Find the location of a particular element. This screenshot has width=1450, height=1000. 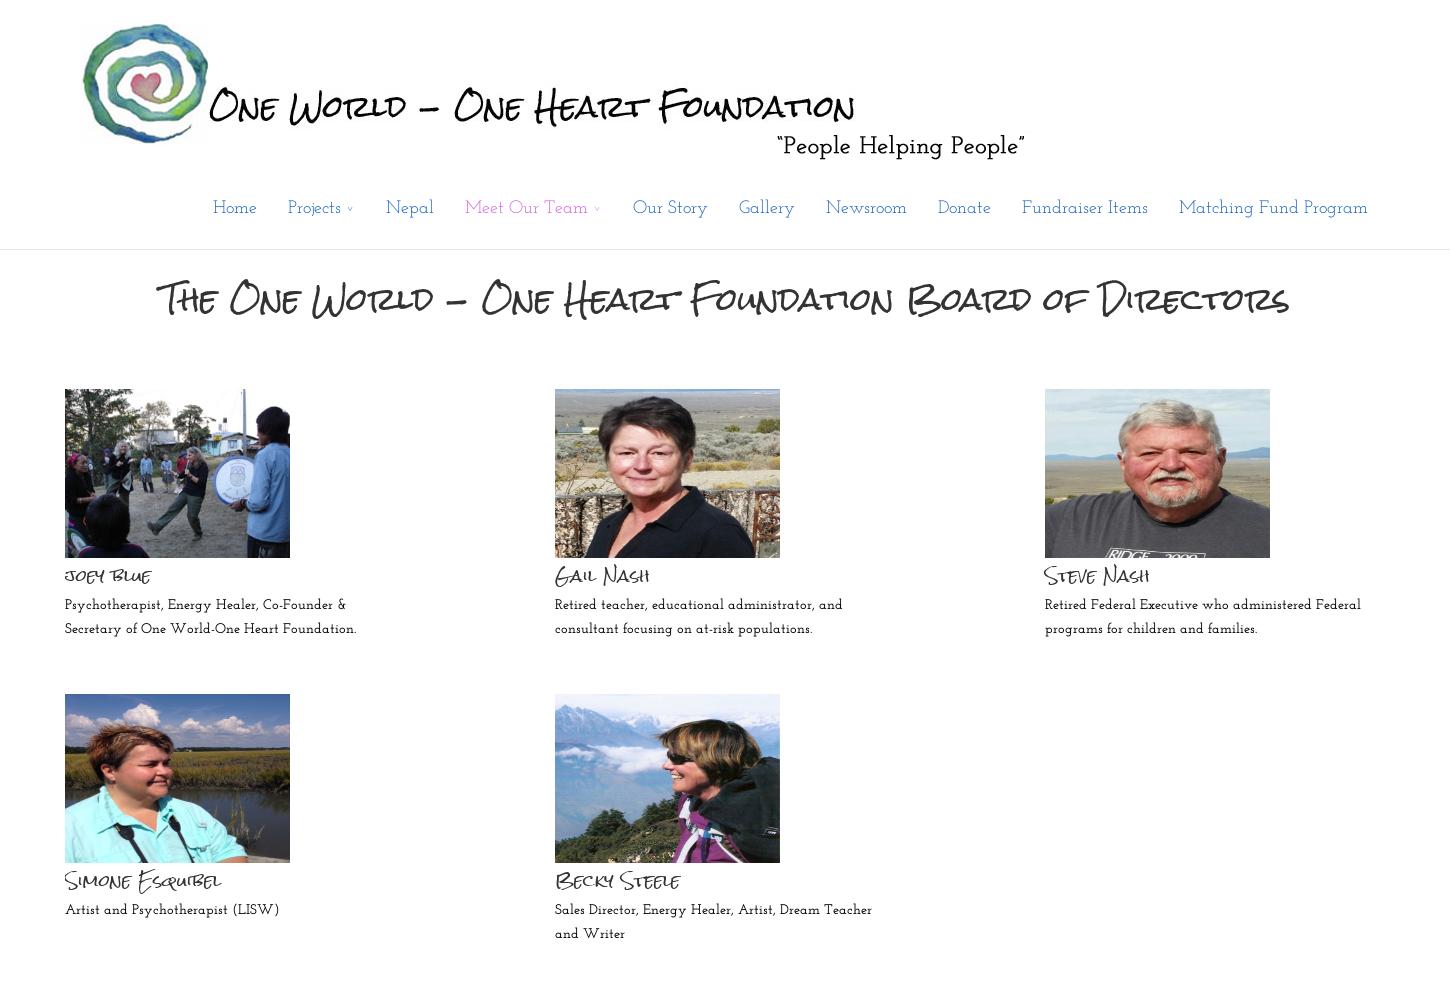

'Projects' is located at coordinates (313, 207).